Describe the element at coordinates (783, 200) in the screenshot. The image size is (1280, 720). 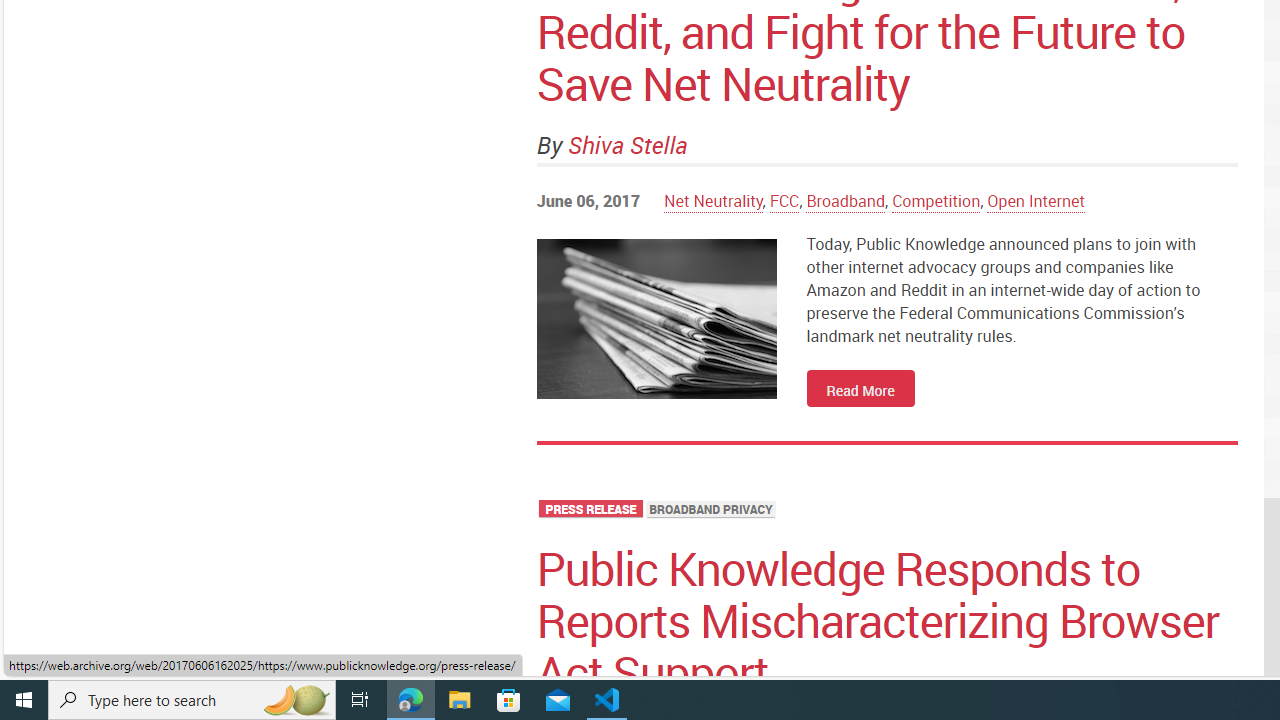
I see `'FCC'` at that location.